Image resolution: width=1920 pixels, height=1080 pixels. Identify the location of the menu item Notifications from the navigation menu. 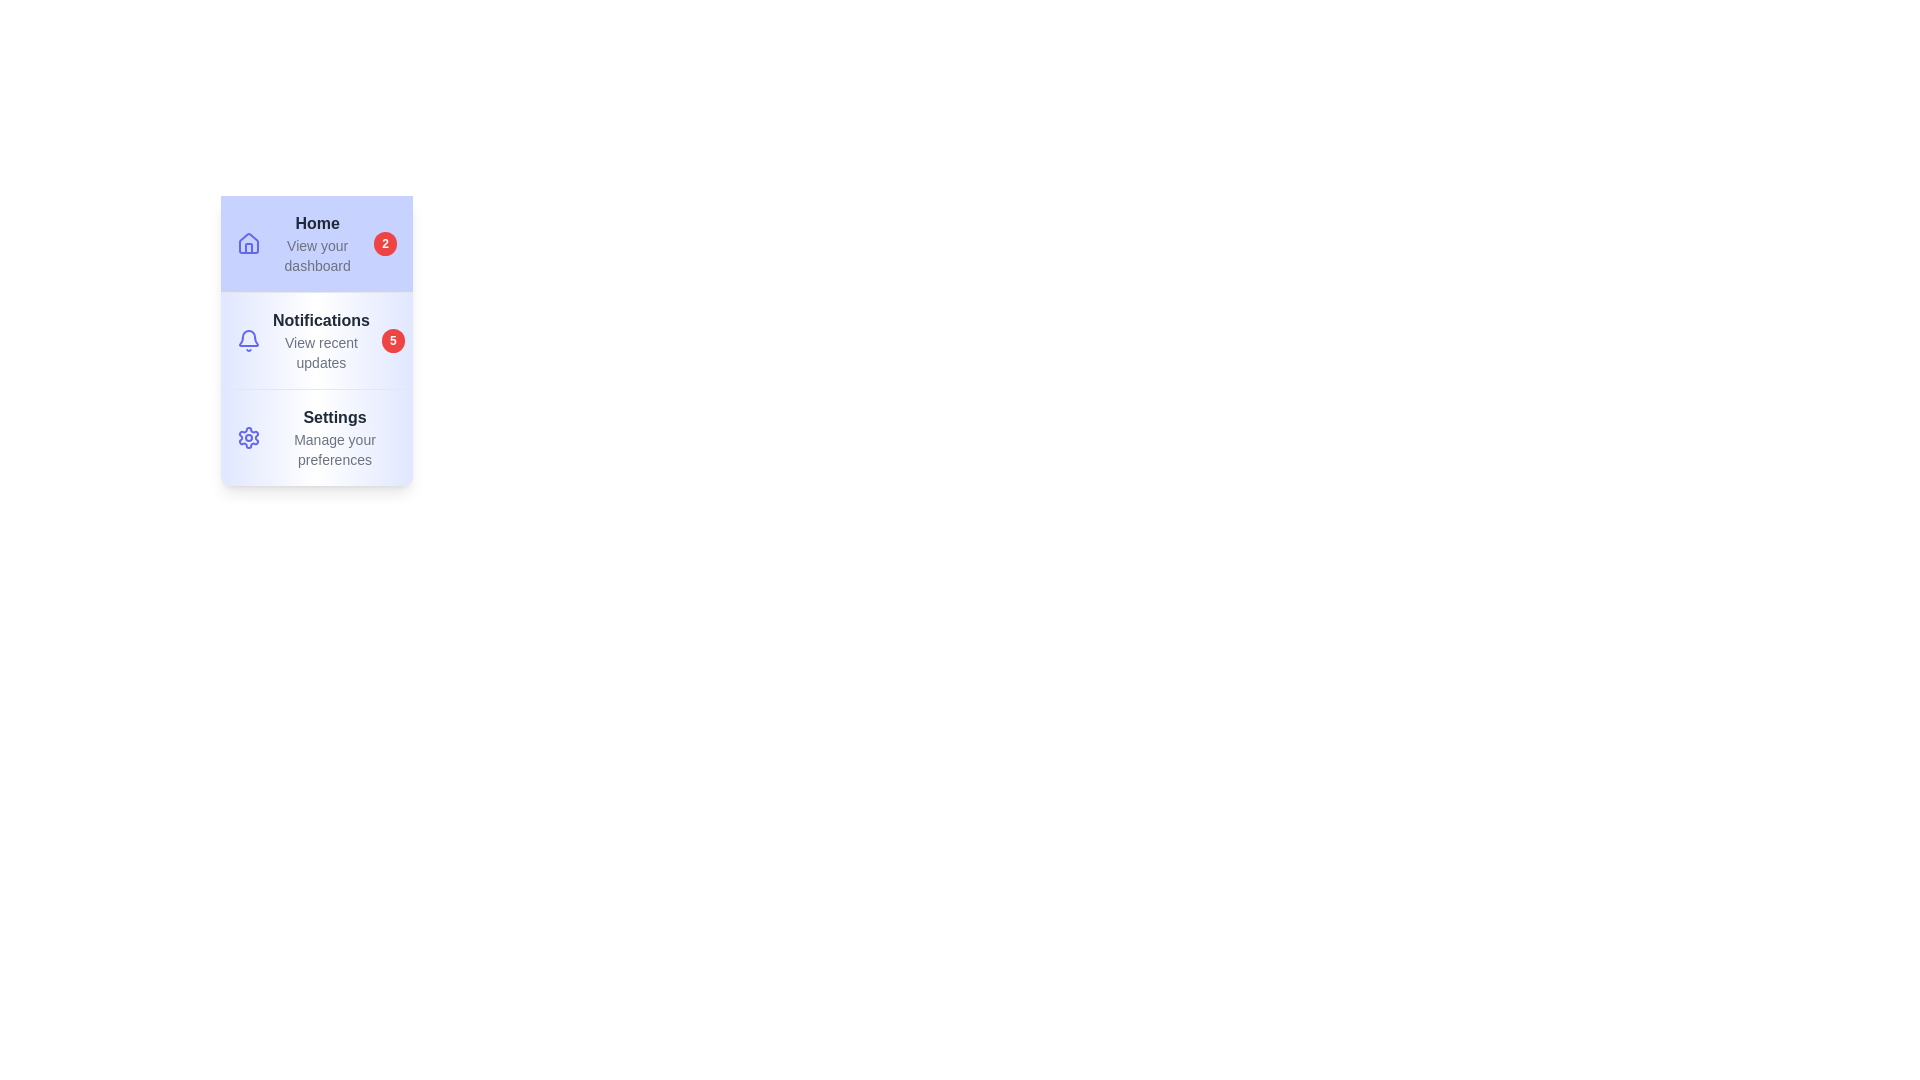
(315, 338).